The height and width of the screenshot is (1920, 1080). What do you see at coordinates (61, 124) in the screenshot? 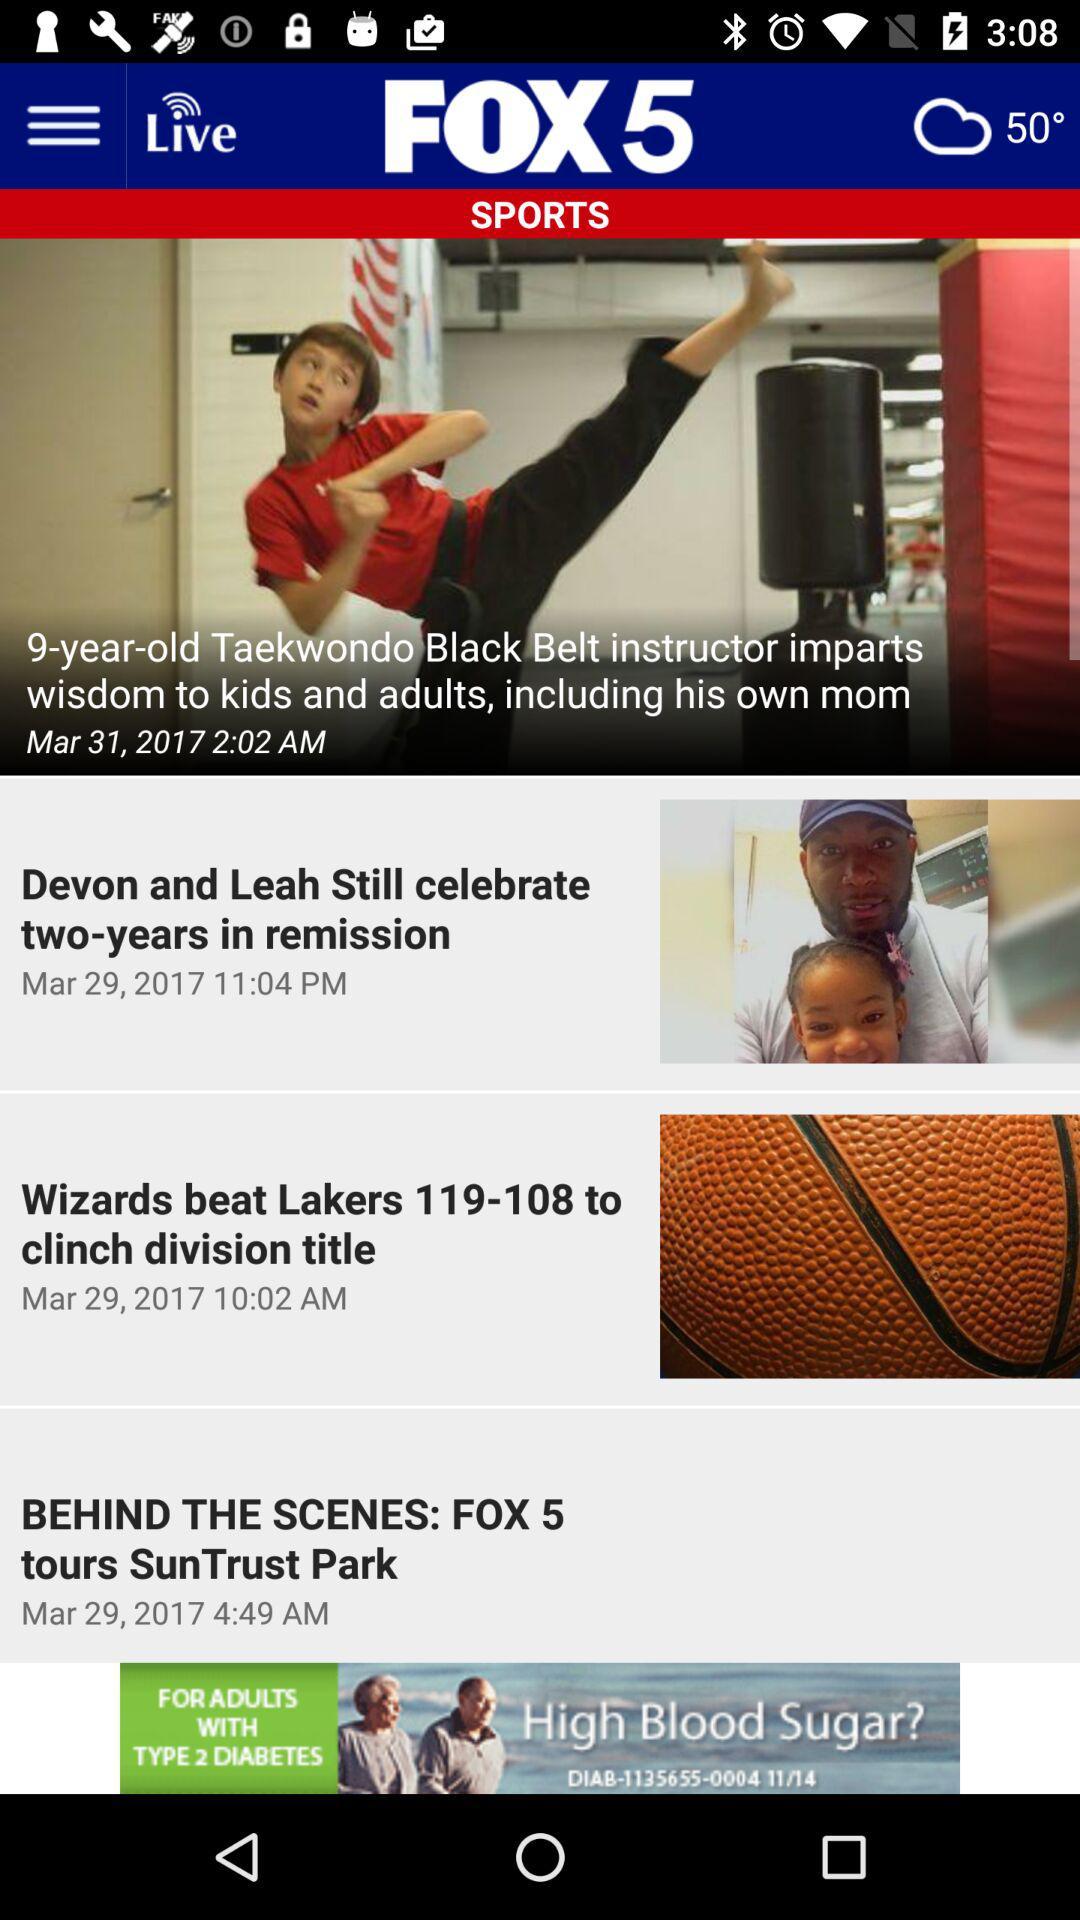
I see `the menu icon` at bounding box center [61, 124].